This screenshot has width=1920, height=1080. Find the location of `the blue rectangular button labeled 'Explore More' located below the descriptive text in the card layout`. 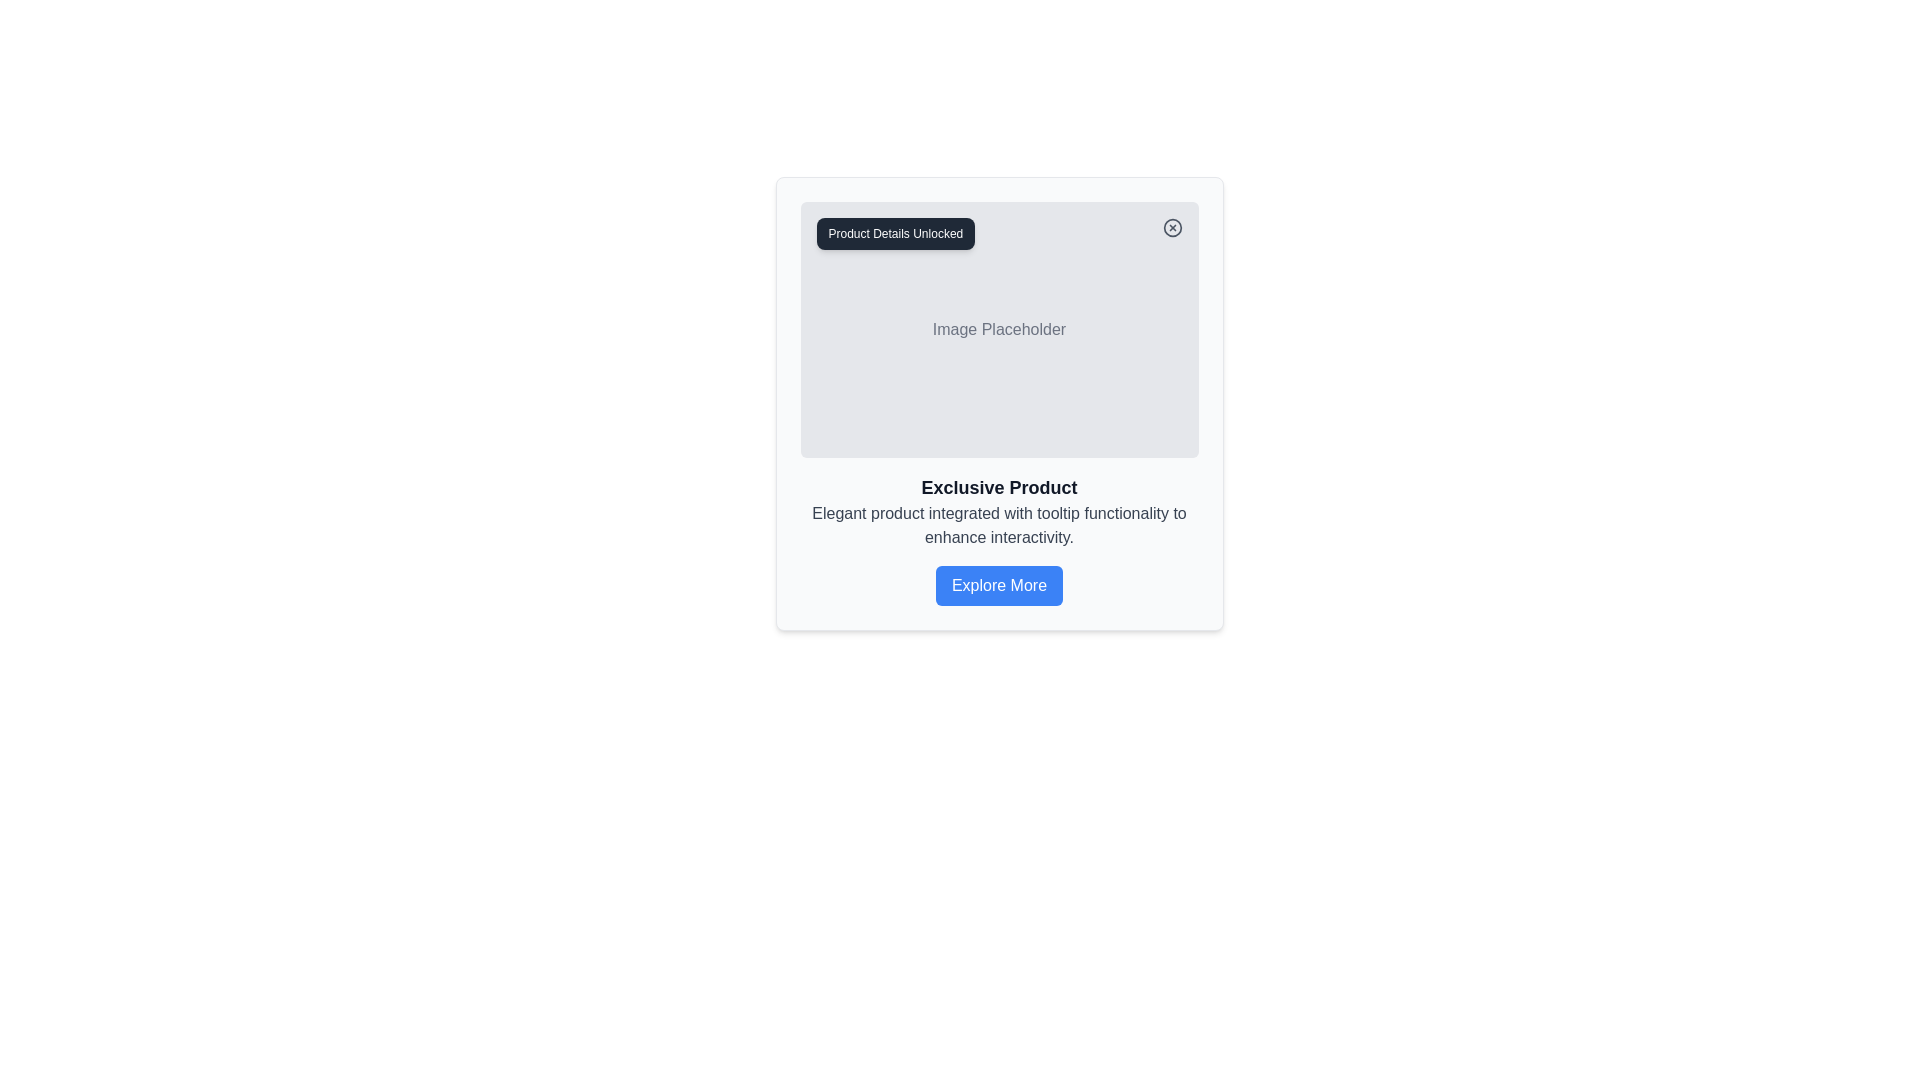

the blue rectangular button labeled 'Explore More' located below the descriptive text in the card layout is located at coordinates (999, 585).